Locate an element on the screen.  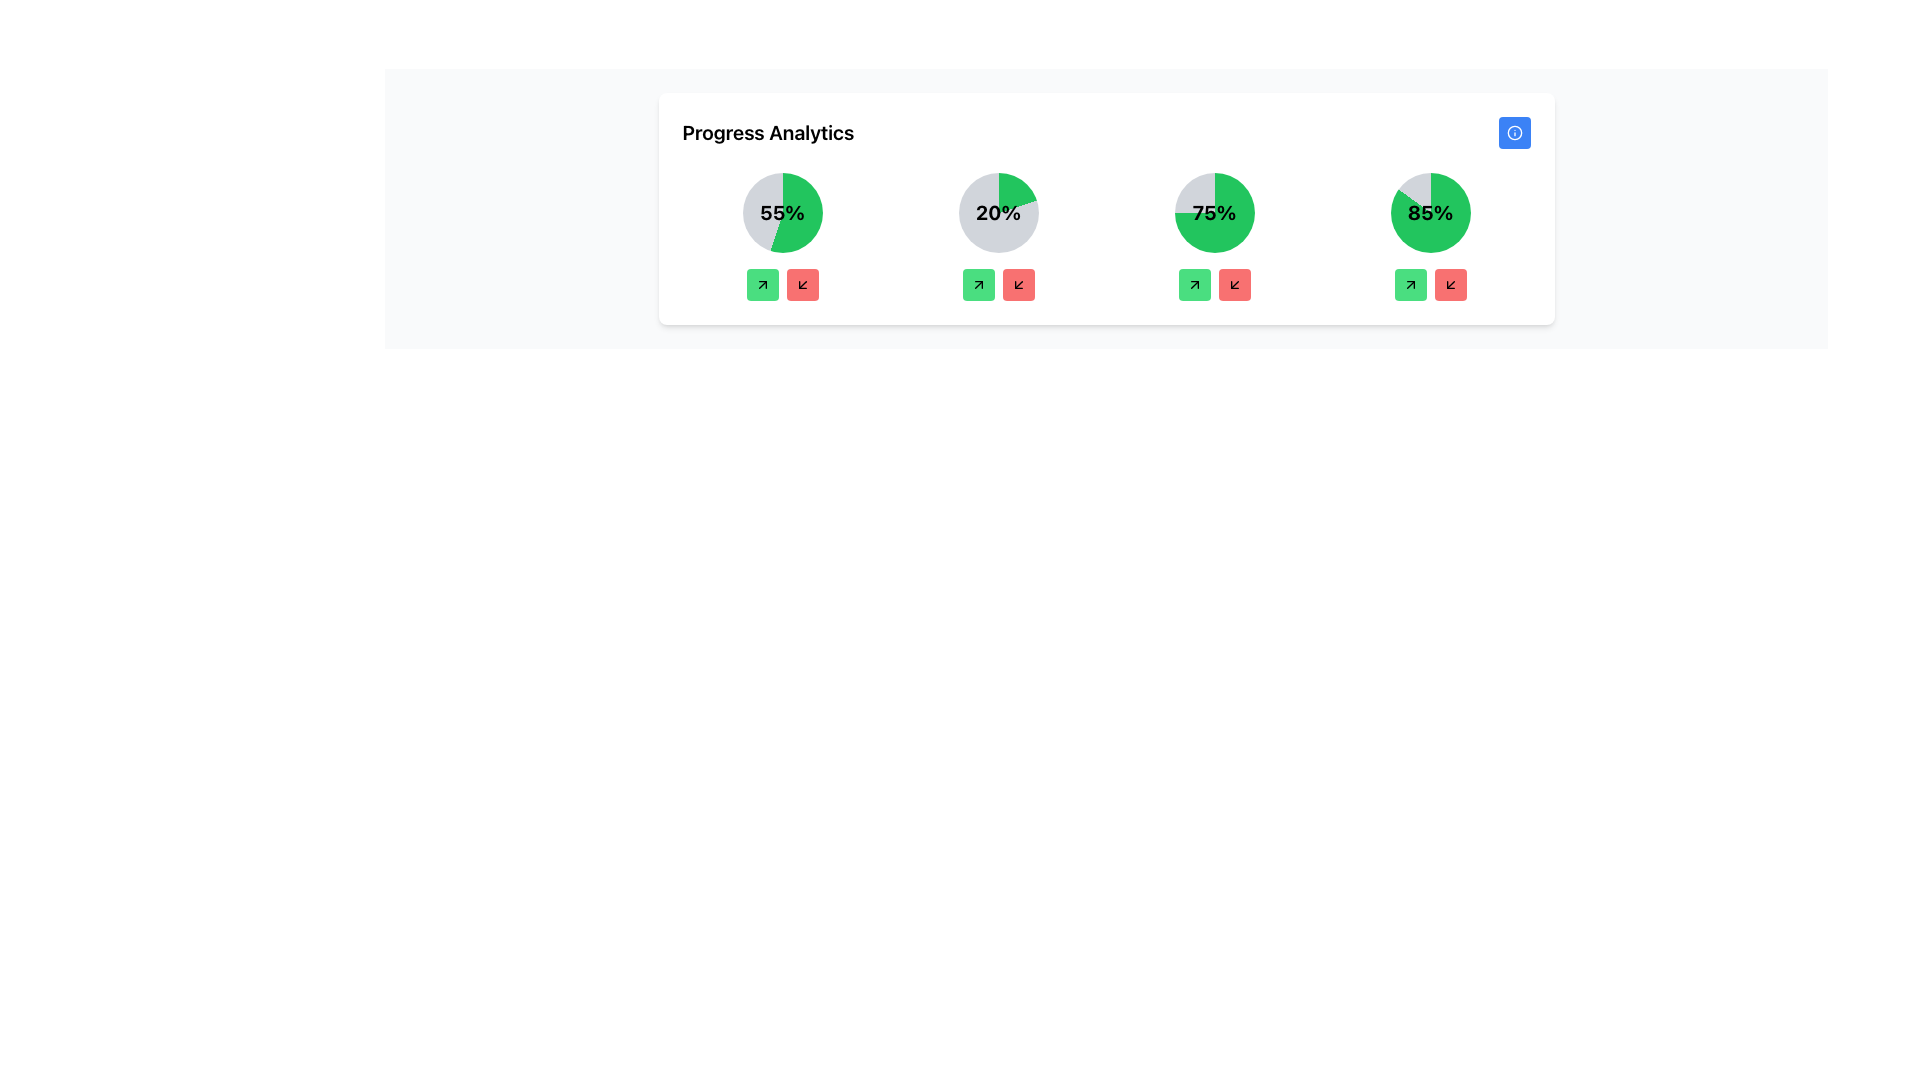
the first button below the second pie chart labeled '20%' is located at coordinates (978, 285).